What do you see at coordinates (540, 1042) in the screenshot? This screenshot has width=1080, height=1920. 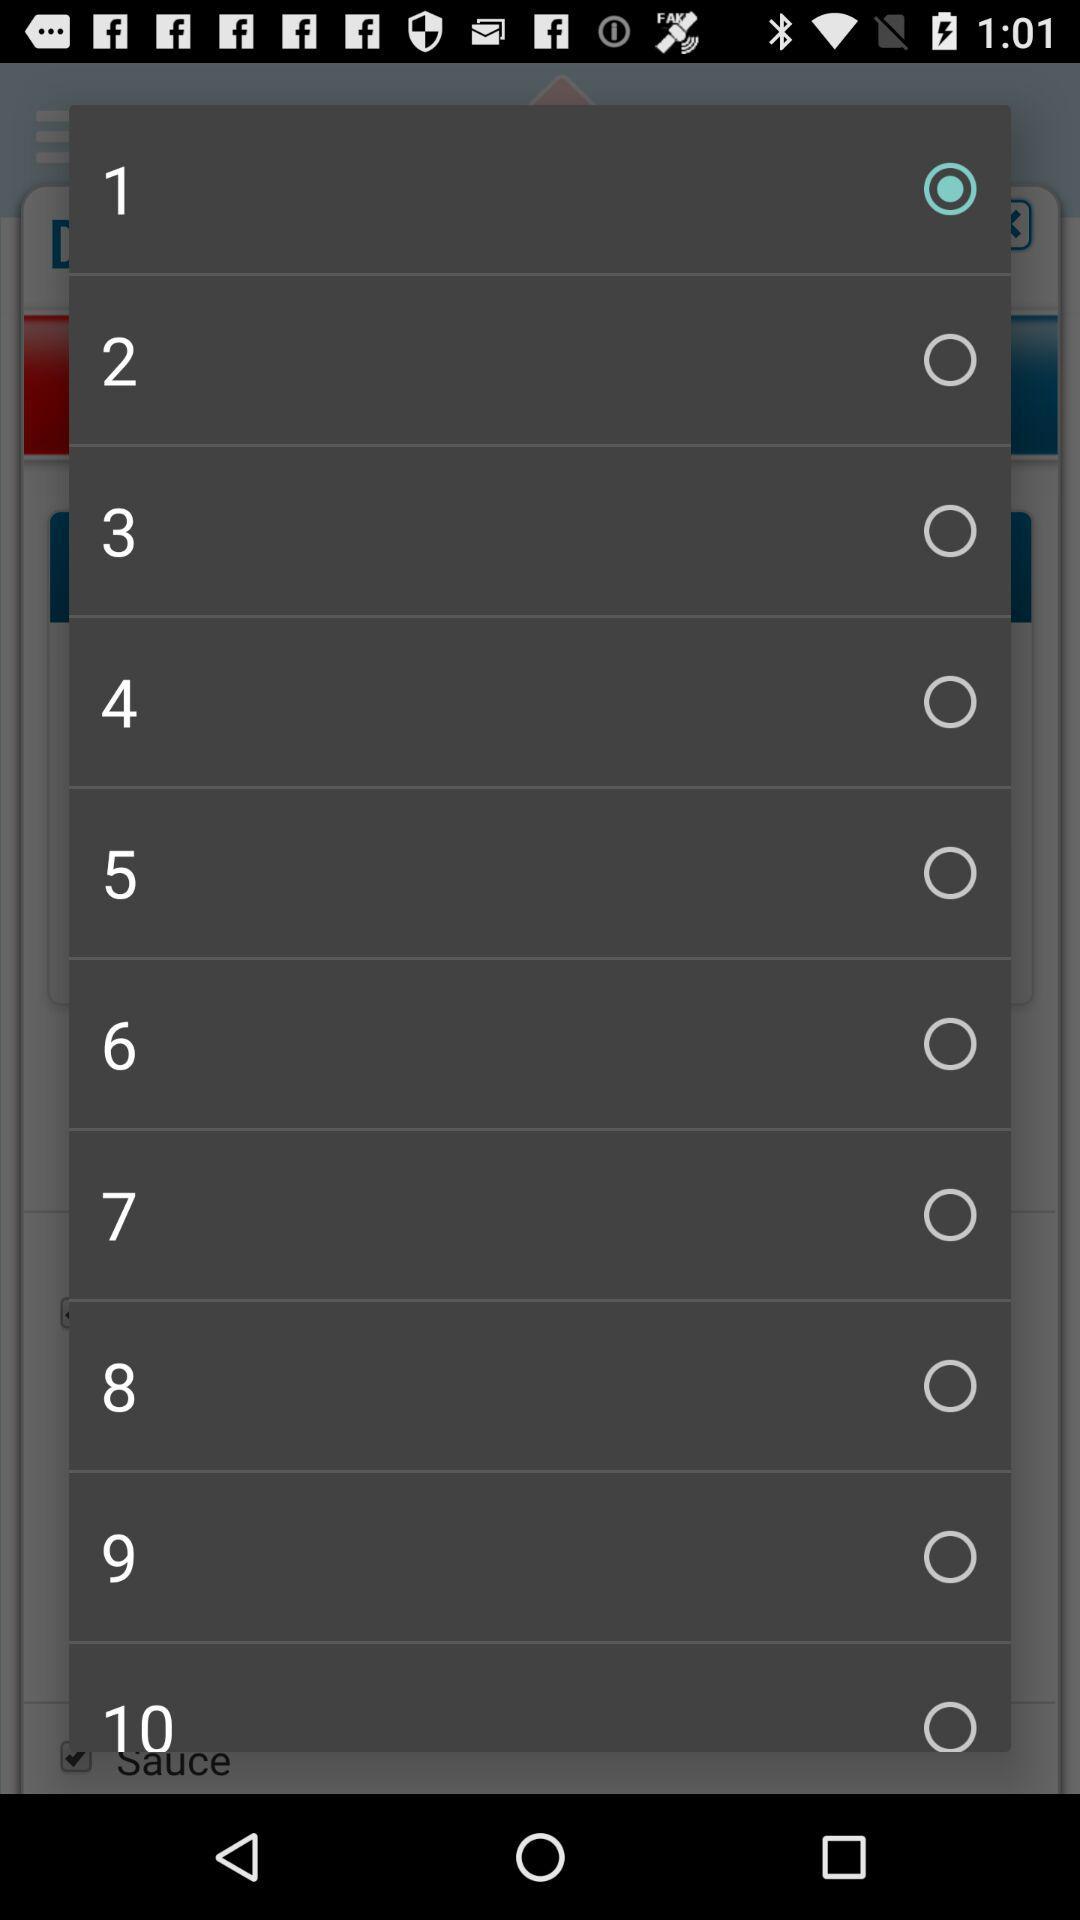 I see `the checkbox below 5 icon` at bounding box center [540, 1042].